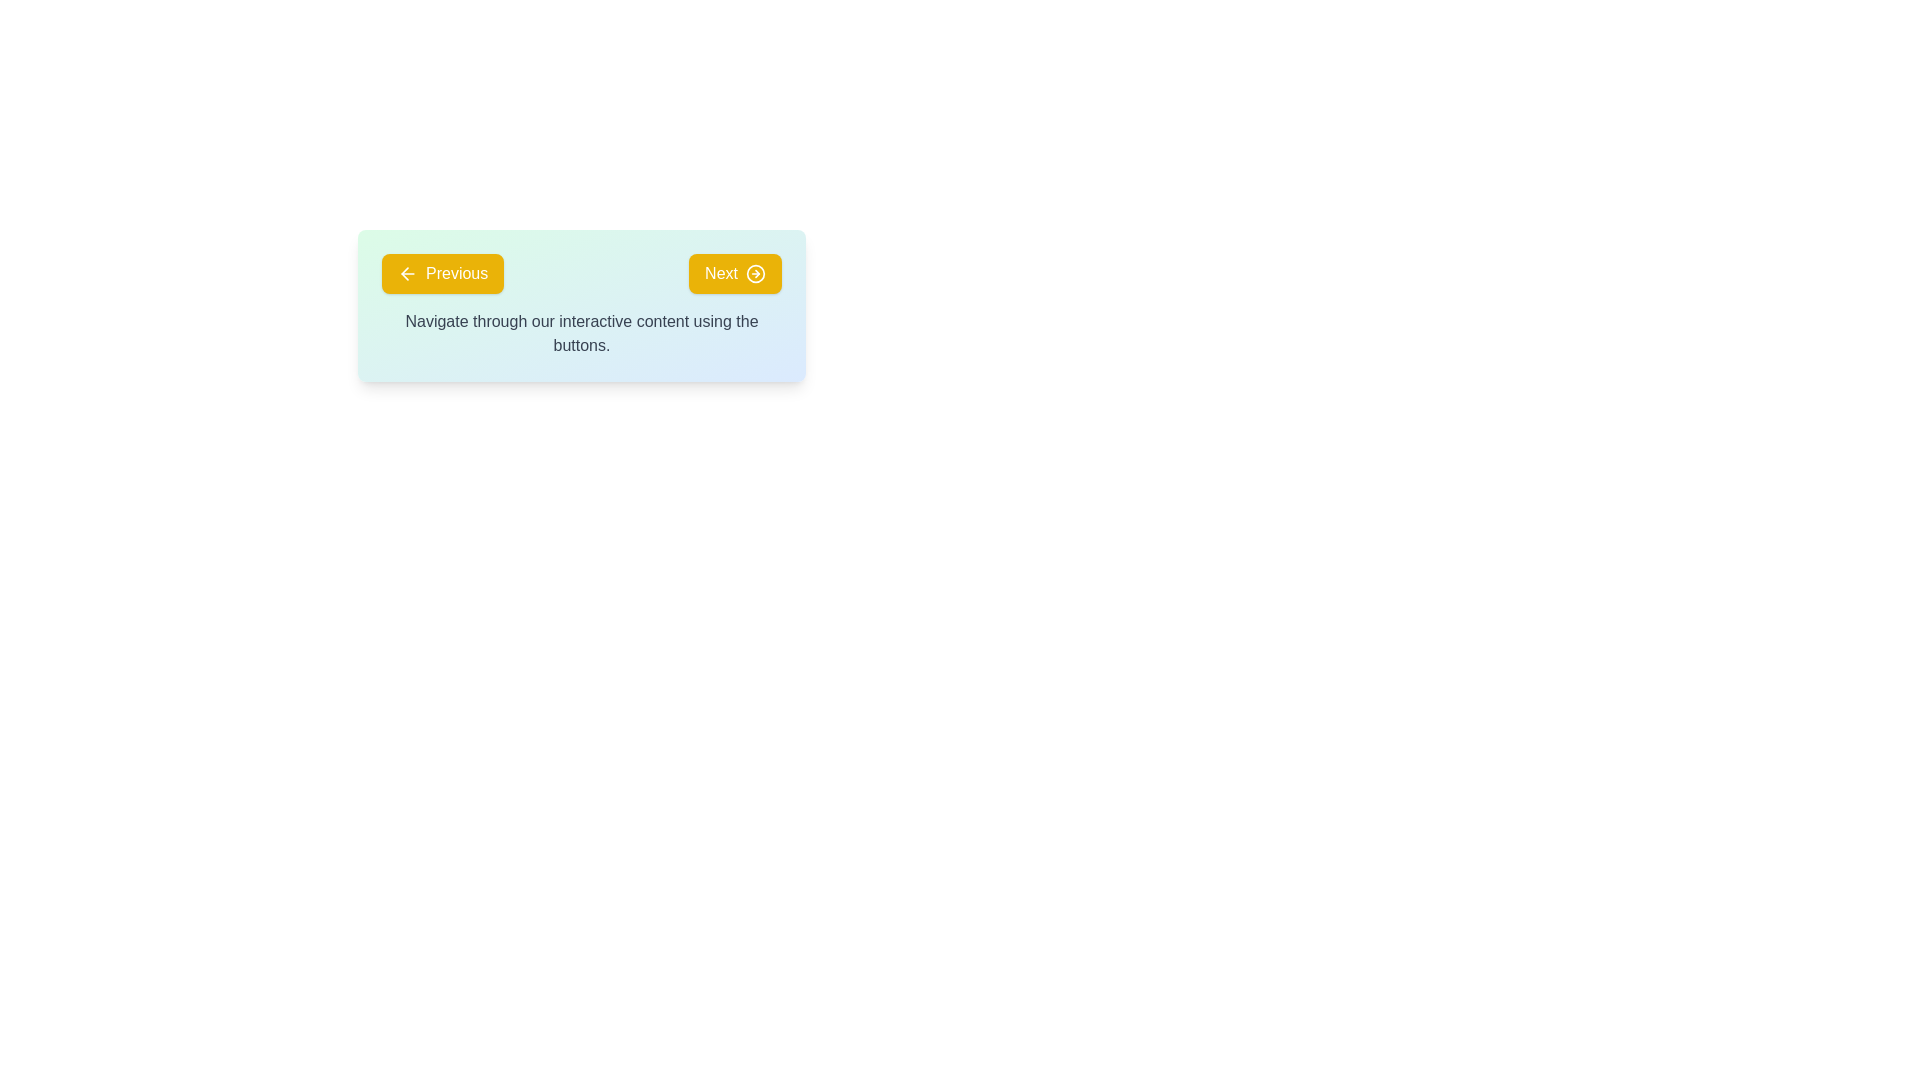  I want to click on the inner SVG circle element of the 'Next' button, which is located to the right of the 'Previous' button, so click(754, 273).